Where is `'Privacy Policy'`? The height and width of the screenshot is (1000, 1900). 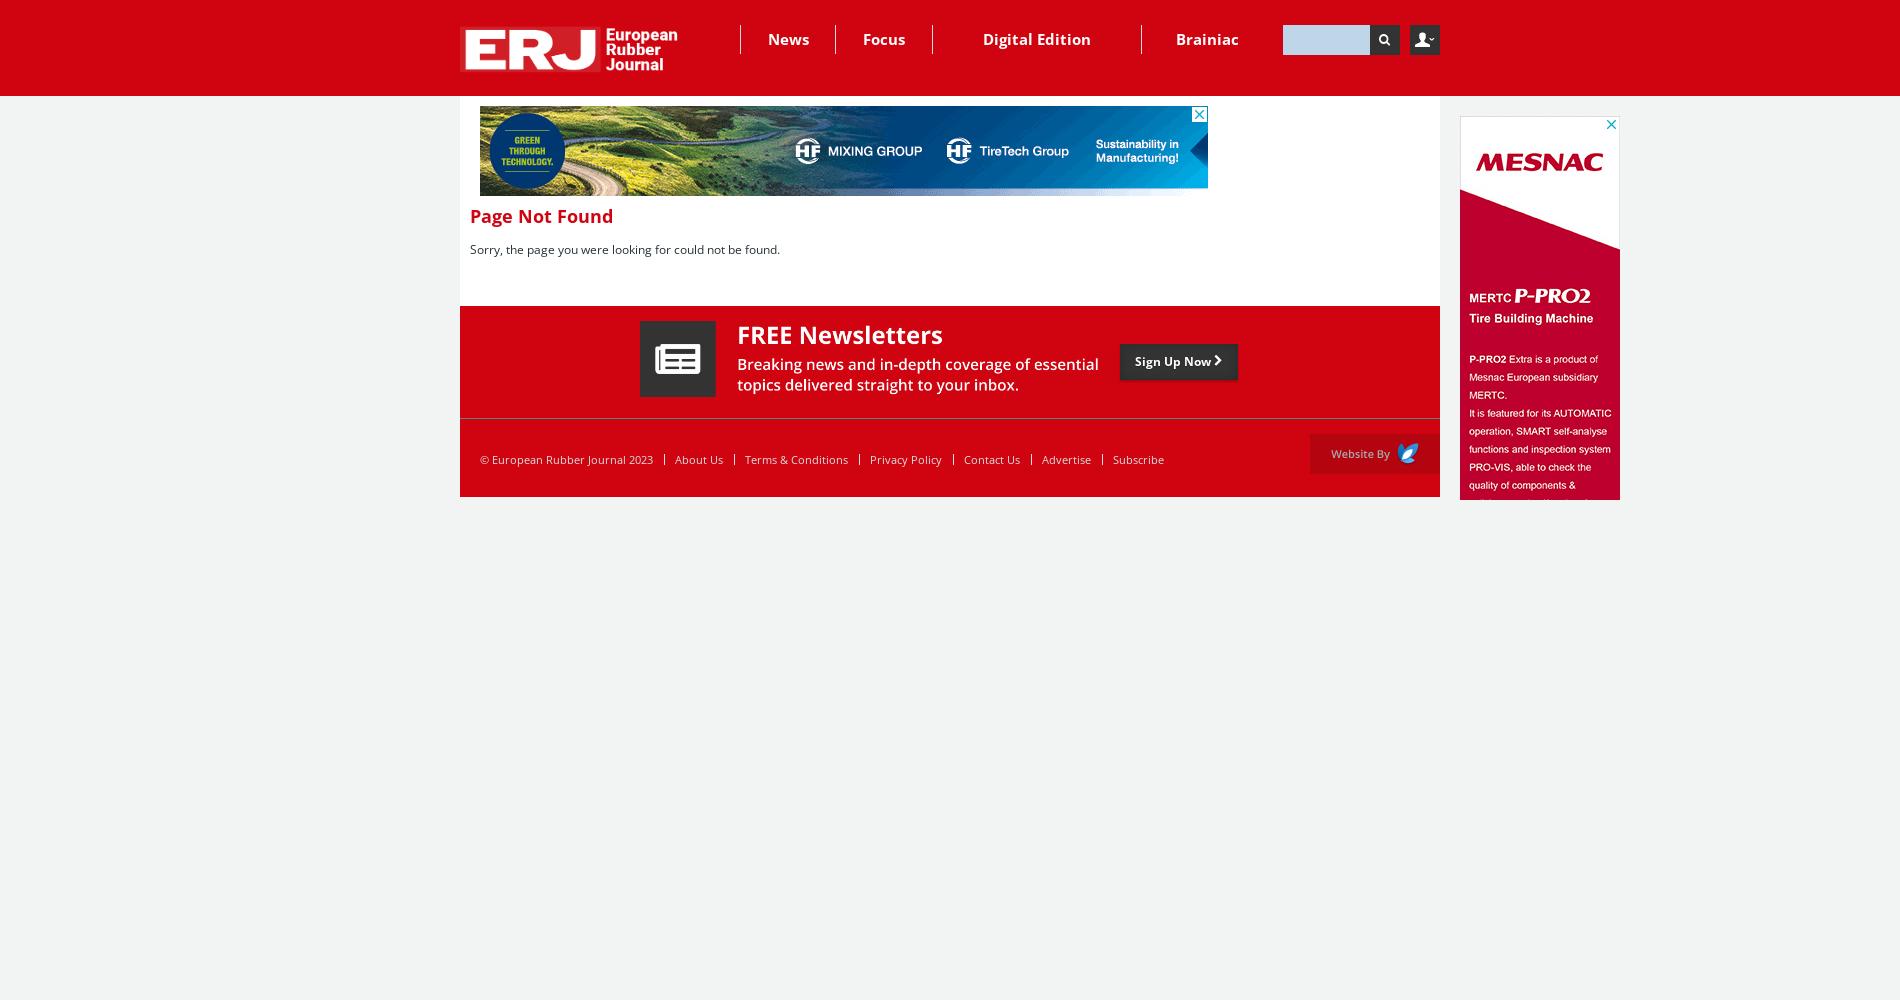
'Privacy Policy' is located at coordinates (904, 458).